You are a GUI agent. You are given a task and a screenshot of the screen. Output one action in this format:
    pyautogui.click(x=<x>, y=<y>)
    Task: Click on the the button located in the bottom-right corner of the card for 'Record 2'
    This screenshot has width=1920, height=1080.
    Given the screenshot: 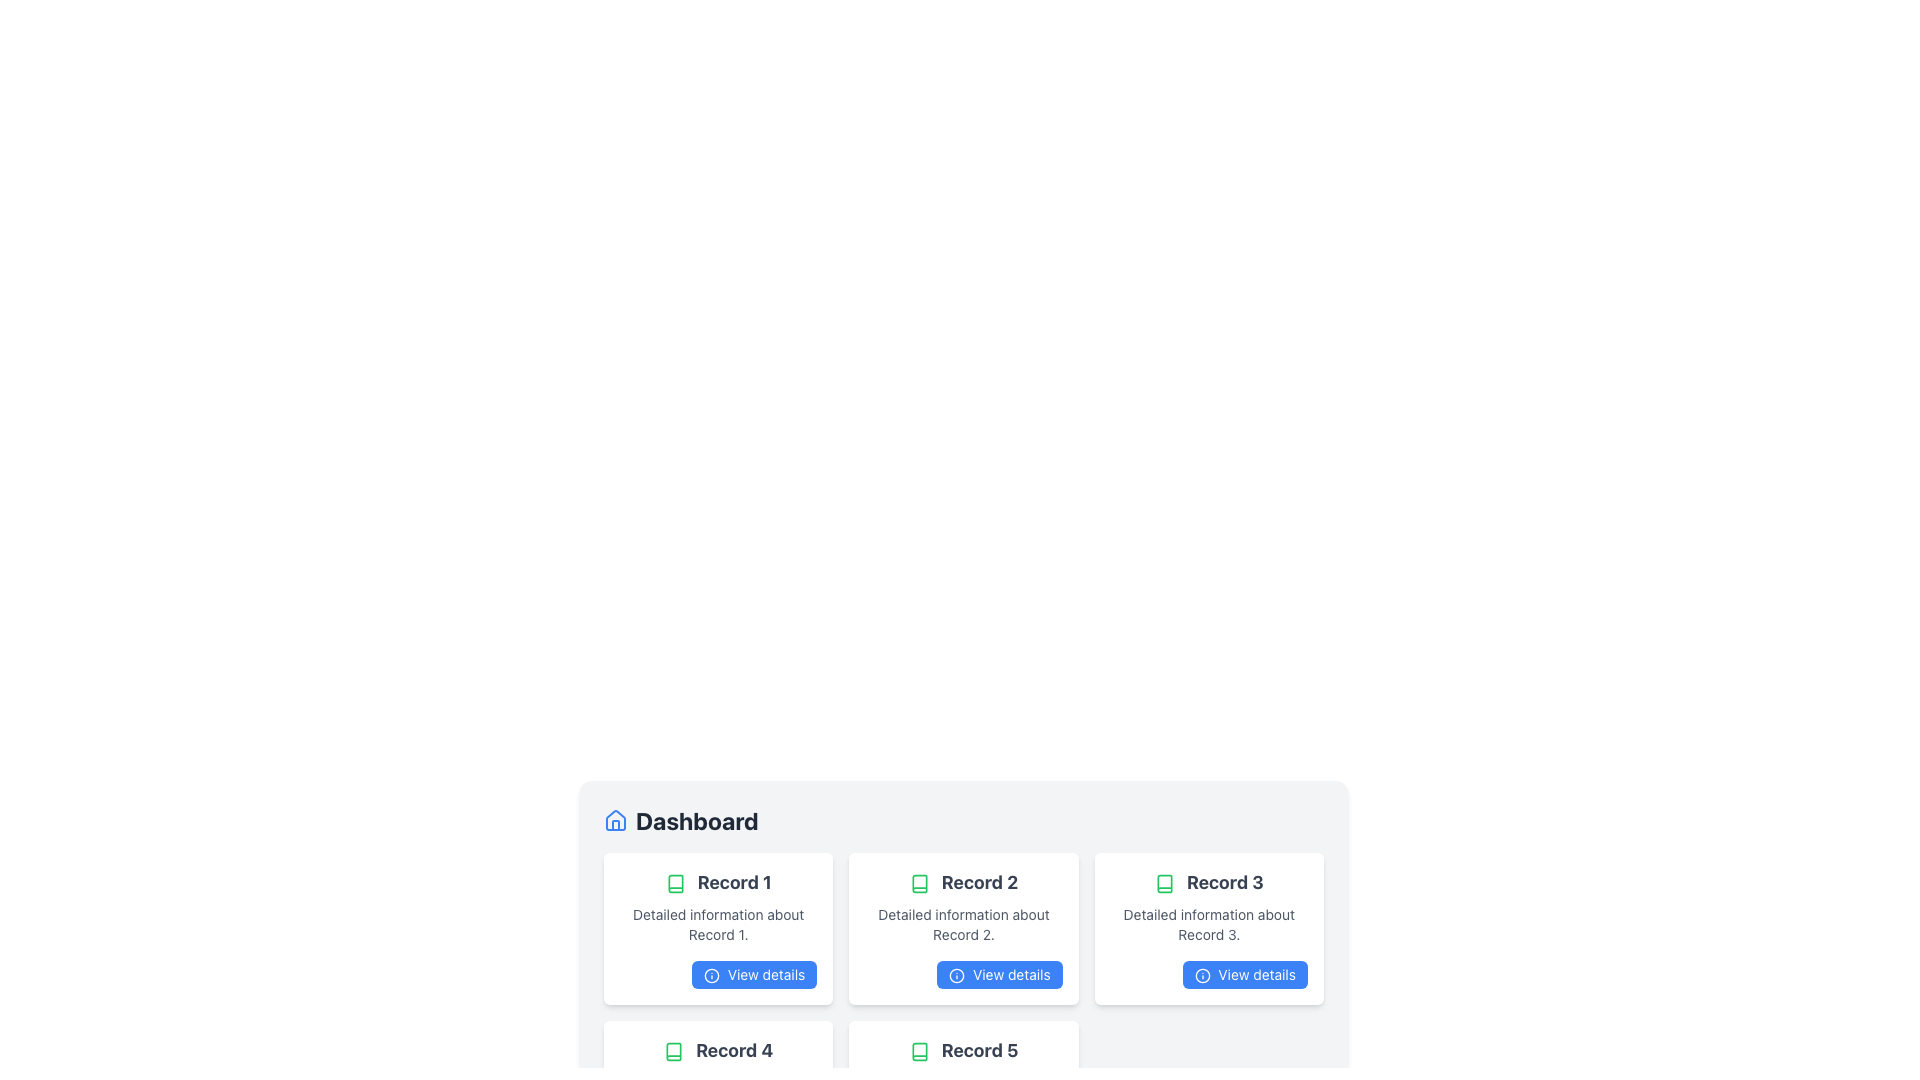 What is the action you would take?
    pyautogui.click(x=999, y=974)
    